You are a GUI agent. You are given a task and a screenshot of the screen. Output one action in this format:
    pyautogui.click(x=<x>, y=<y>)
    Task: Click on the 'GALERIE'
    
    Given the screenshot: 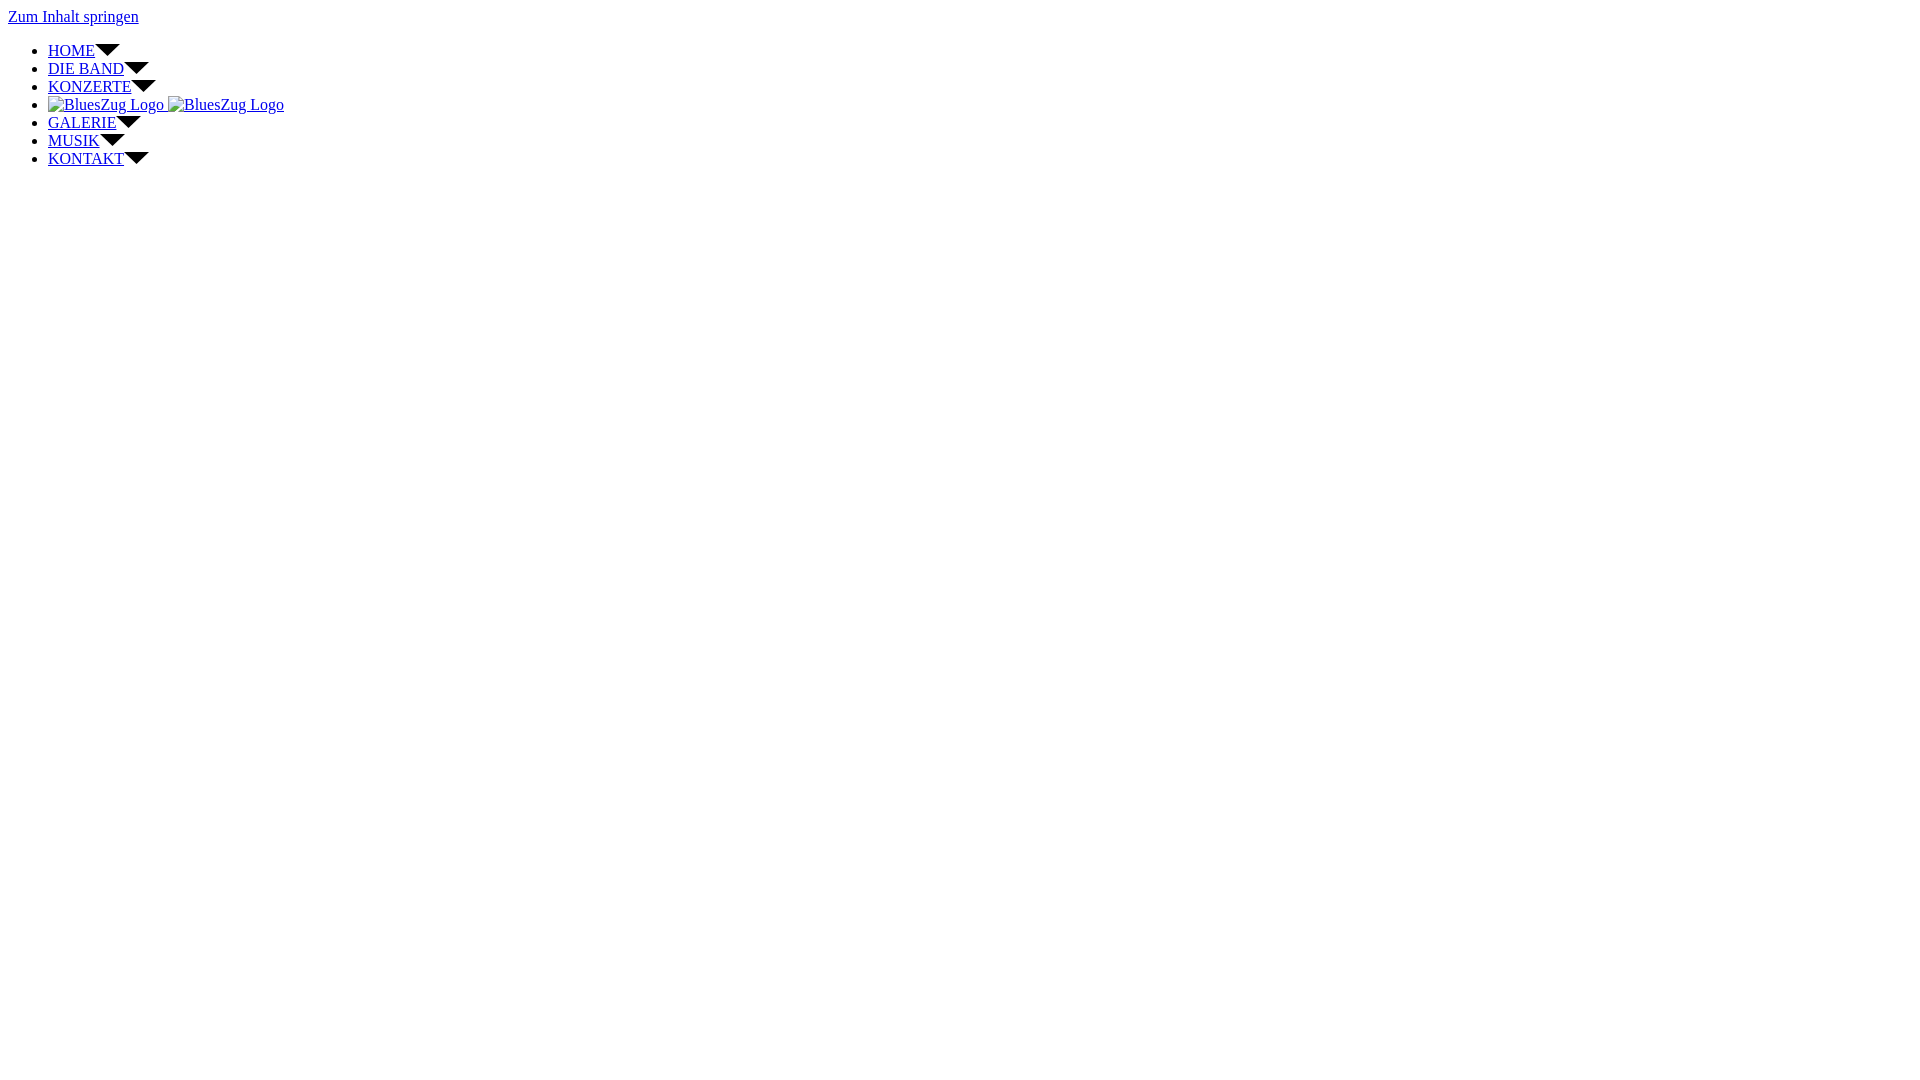 What is the action you would take?
    pyautogui.click(x=93, y=122)
    